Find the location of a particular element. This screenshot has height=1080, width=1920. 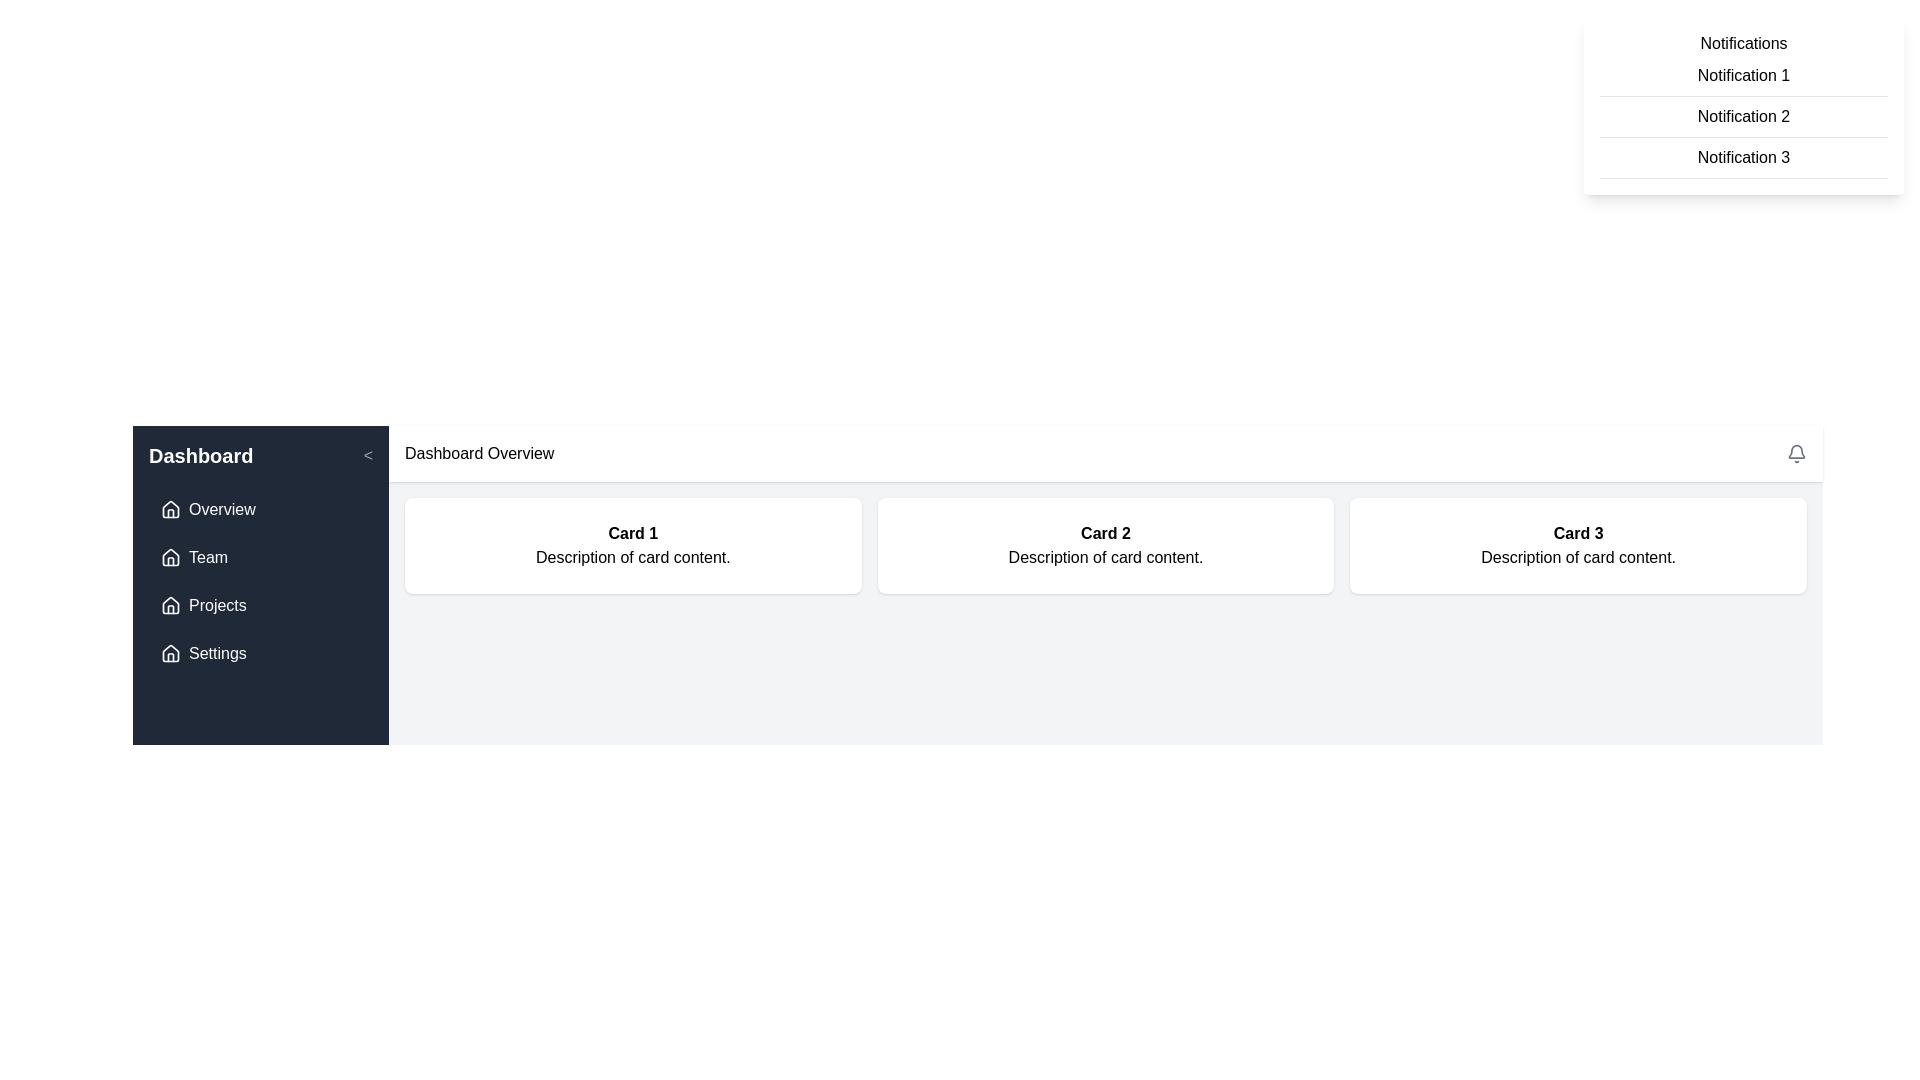

the 'Overview' icon located in the side navigation bar panel on the left side of the interface is located at coordinates (171, 508).